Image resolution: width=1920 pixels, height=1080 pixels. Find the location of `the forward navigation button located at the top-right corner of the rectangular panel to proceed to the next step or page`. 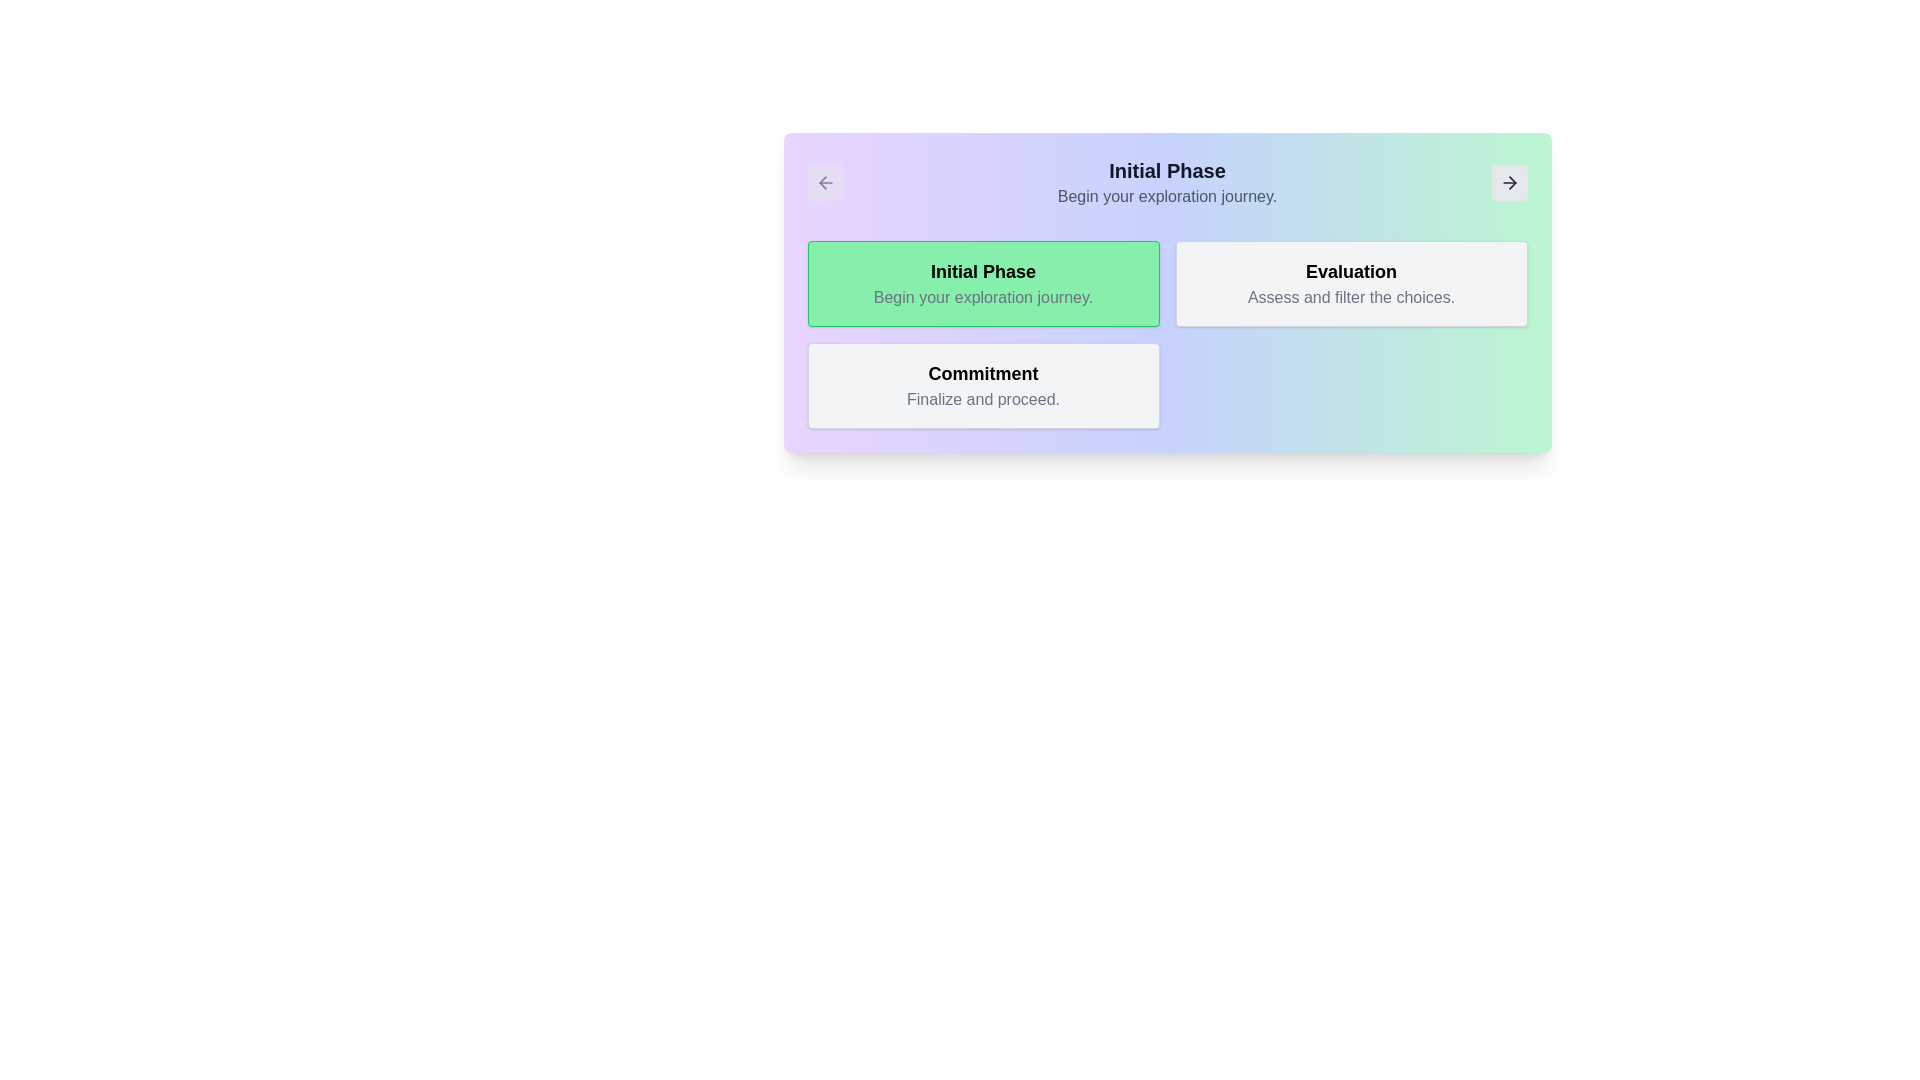

the forward navigation button located at the top-right corner of the rectangular panel to proceed to the next step or page is located at coordinates (1509, 182).